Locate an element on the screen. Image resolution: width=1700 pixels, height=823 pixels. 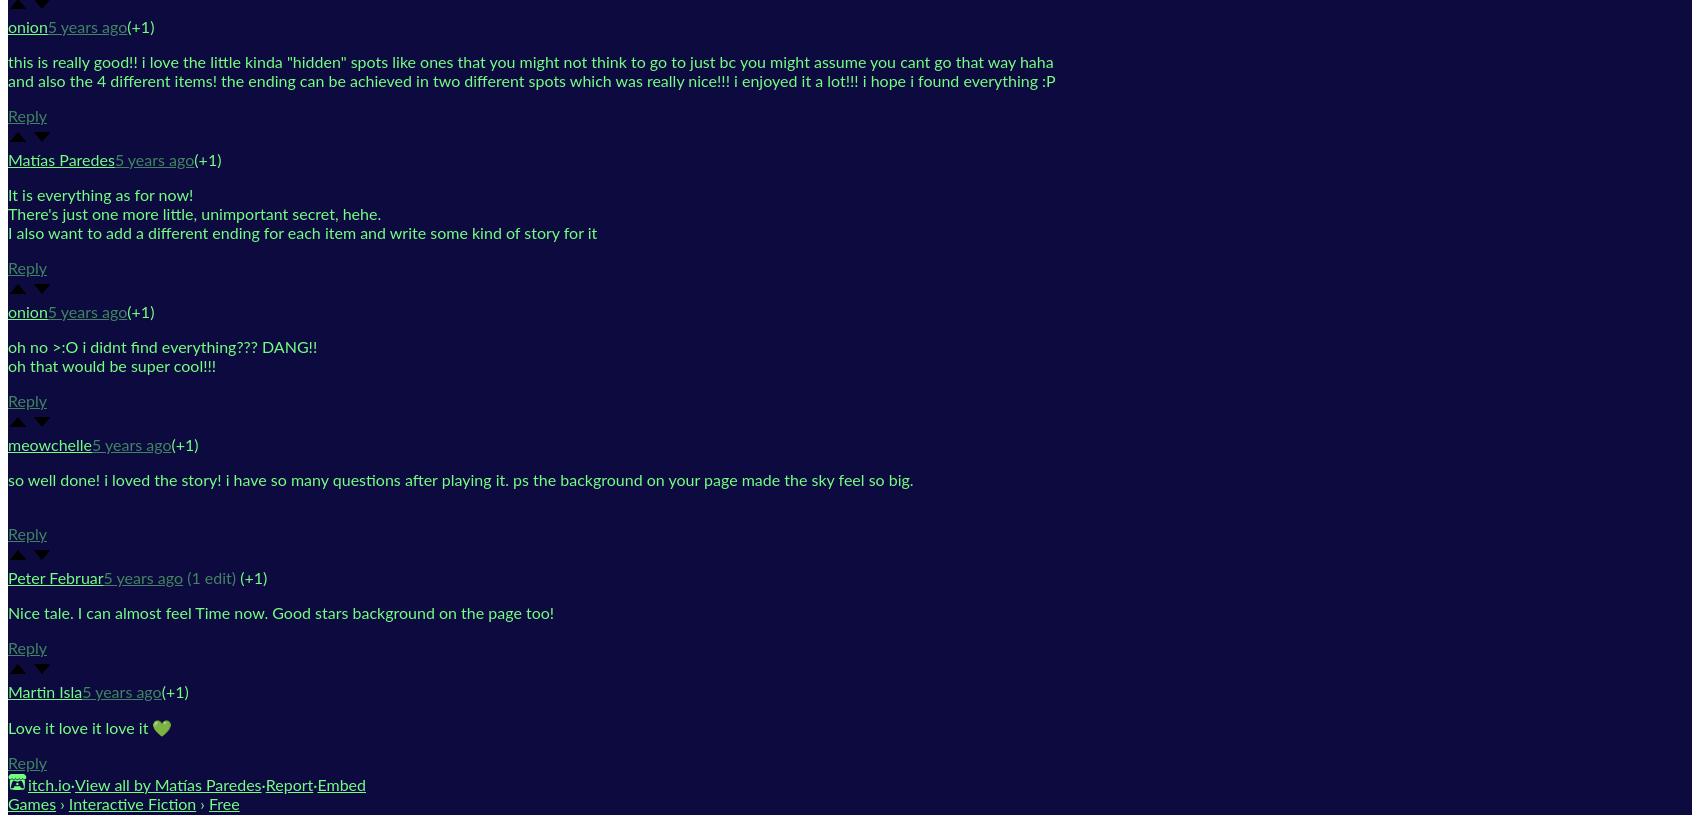
'Embed' is located at coordinates (340, 783).